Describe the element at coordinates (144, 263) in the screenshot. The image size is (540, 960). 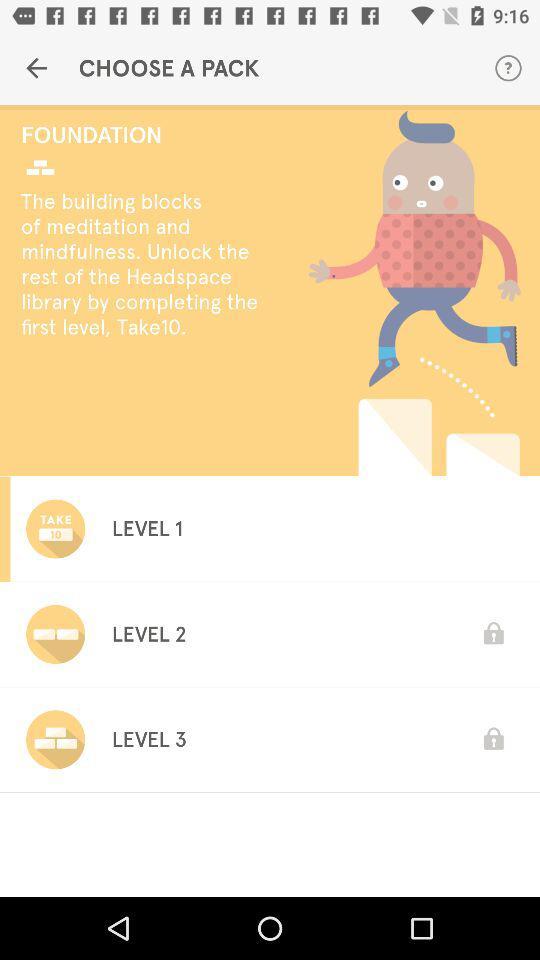
I see `the the building blocks` at that location.